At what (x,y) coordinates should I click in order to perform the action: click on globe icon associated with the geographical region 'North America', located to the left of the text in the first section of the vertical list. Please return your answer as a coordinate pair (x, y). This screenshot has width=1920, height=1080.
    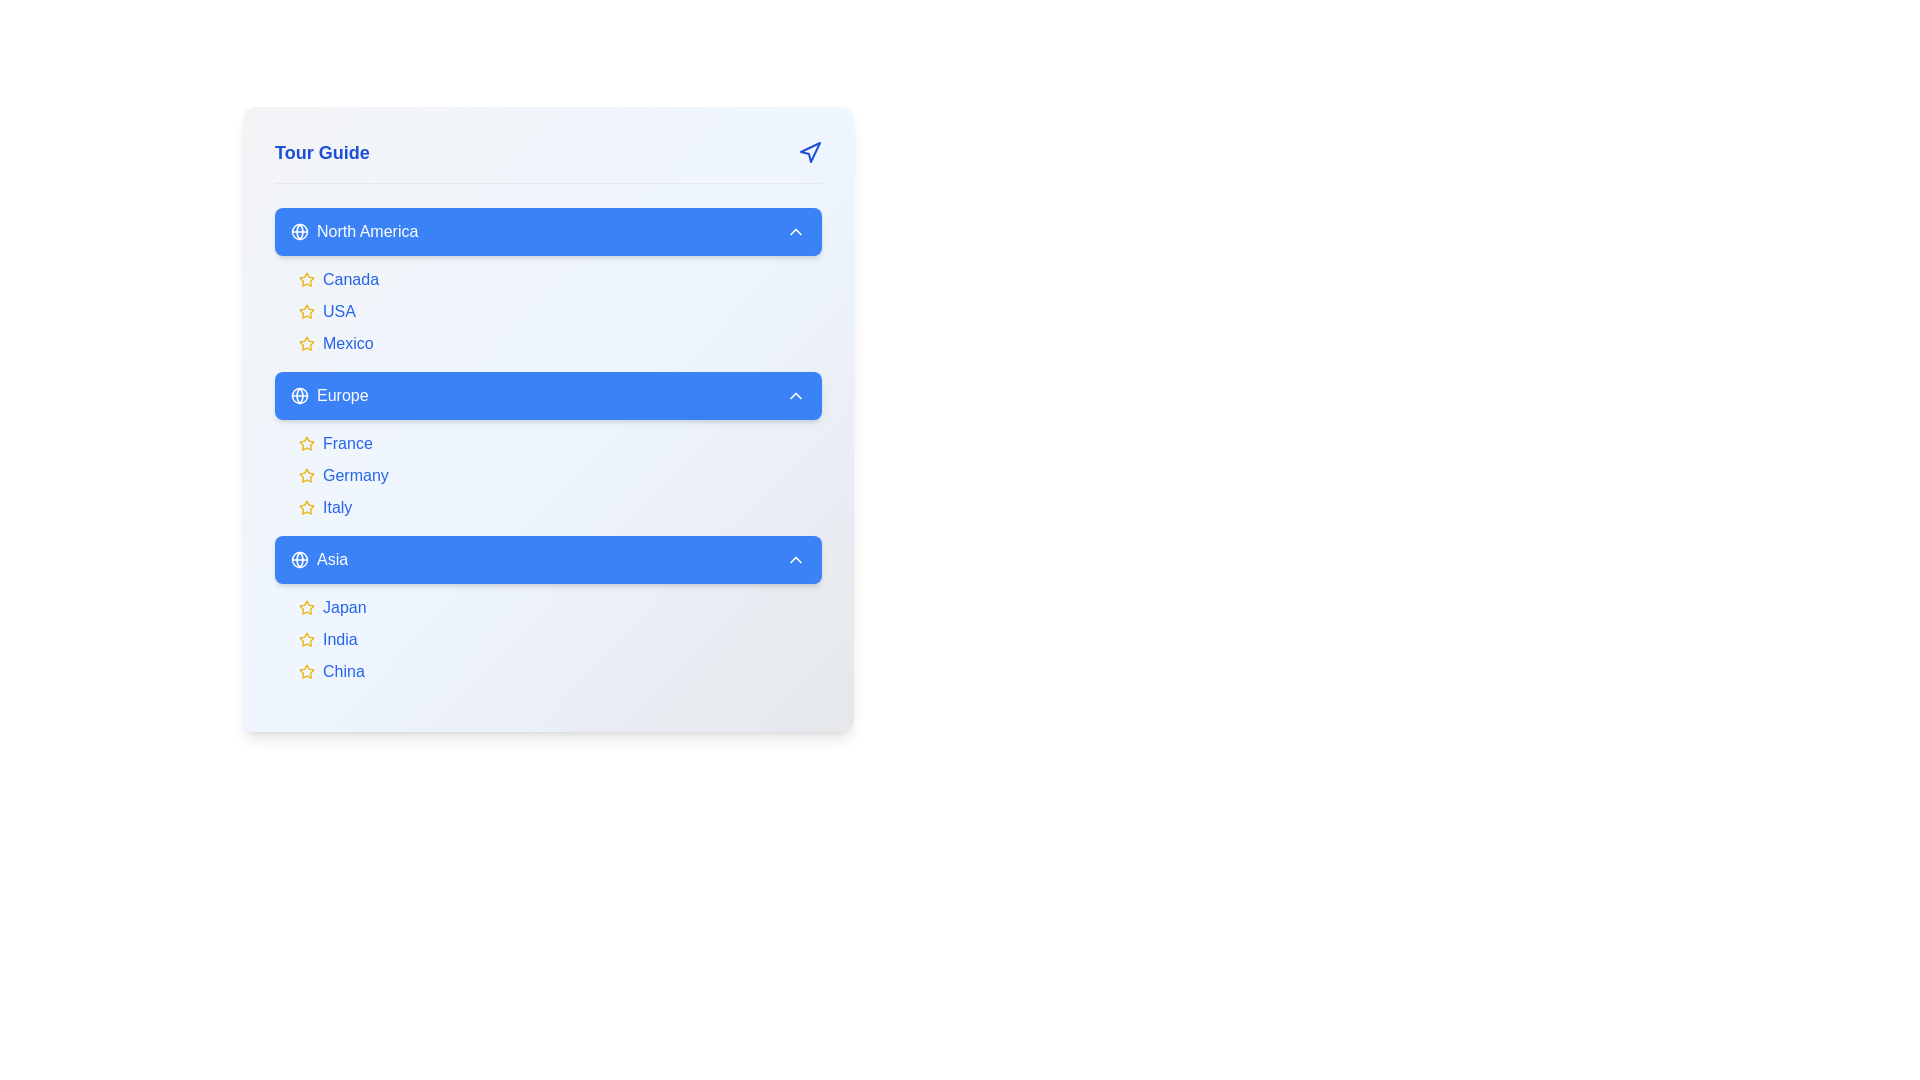
    Looking at the image, I should click on (298, 230).